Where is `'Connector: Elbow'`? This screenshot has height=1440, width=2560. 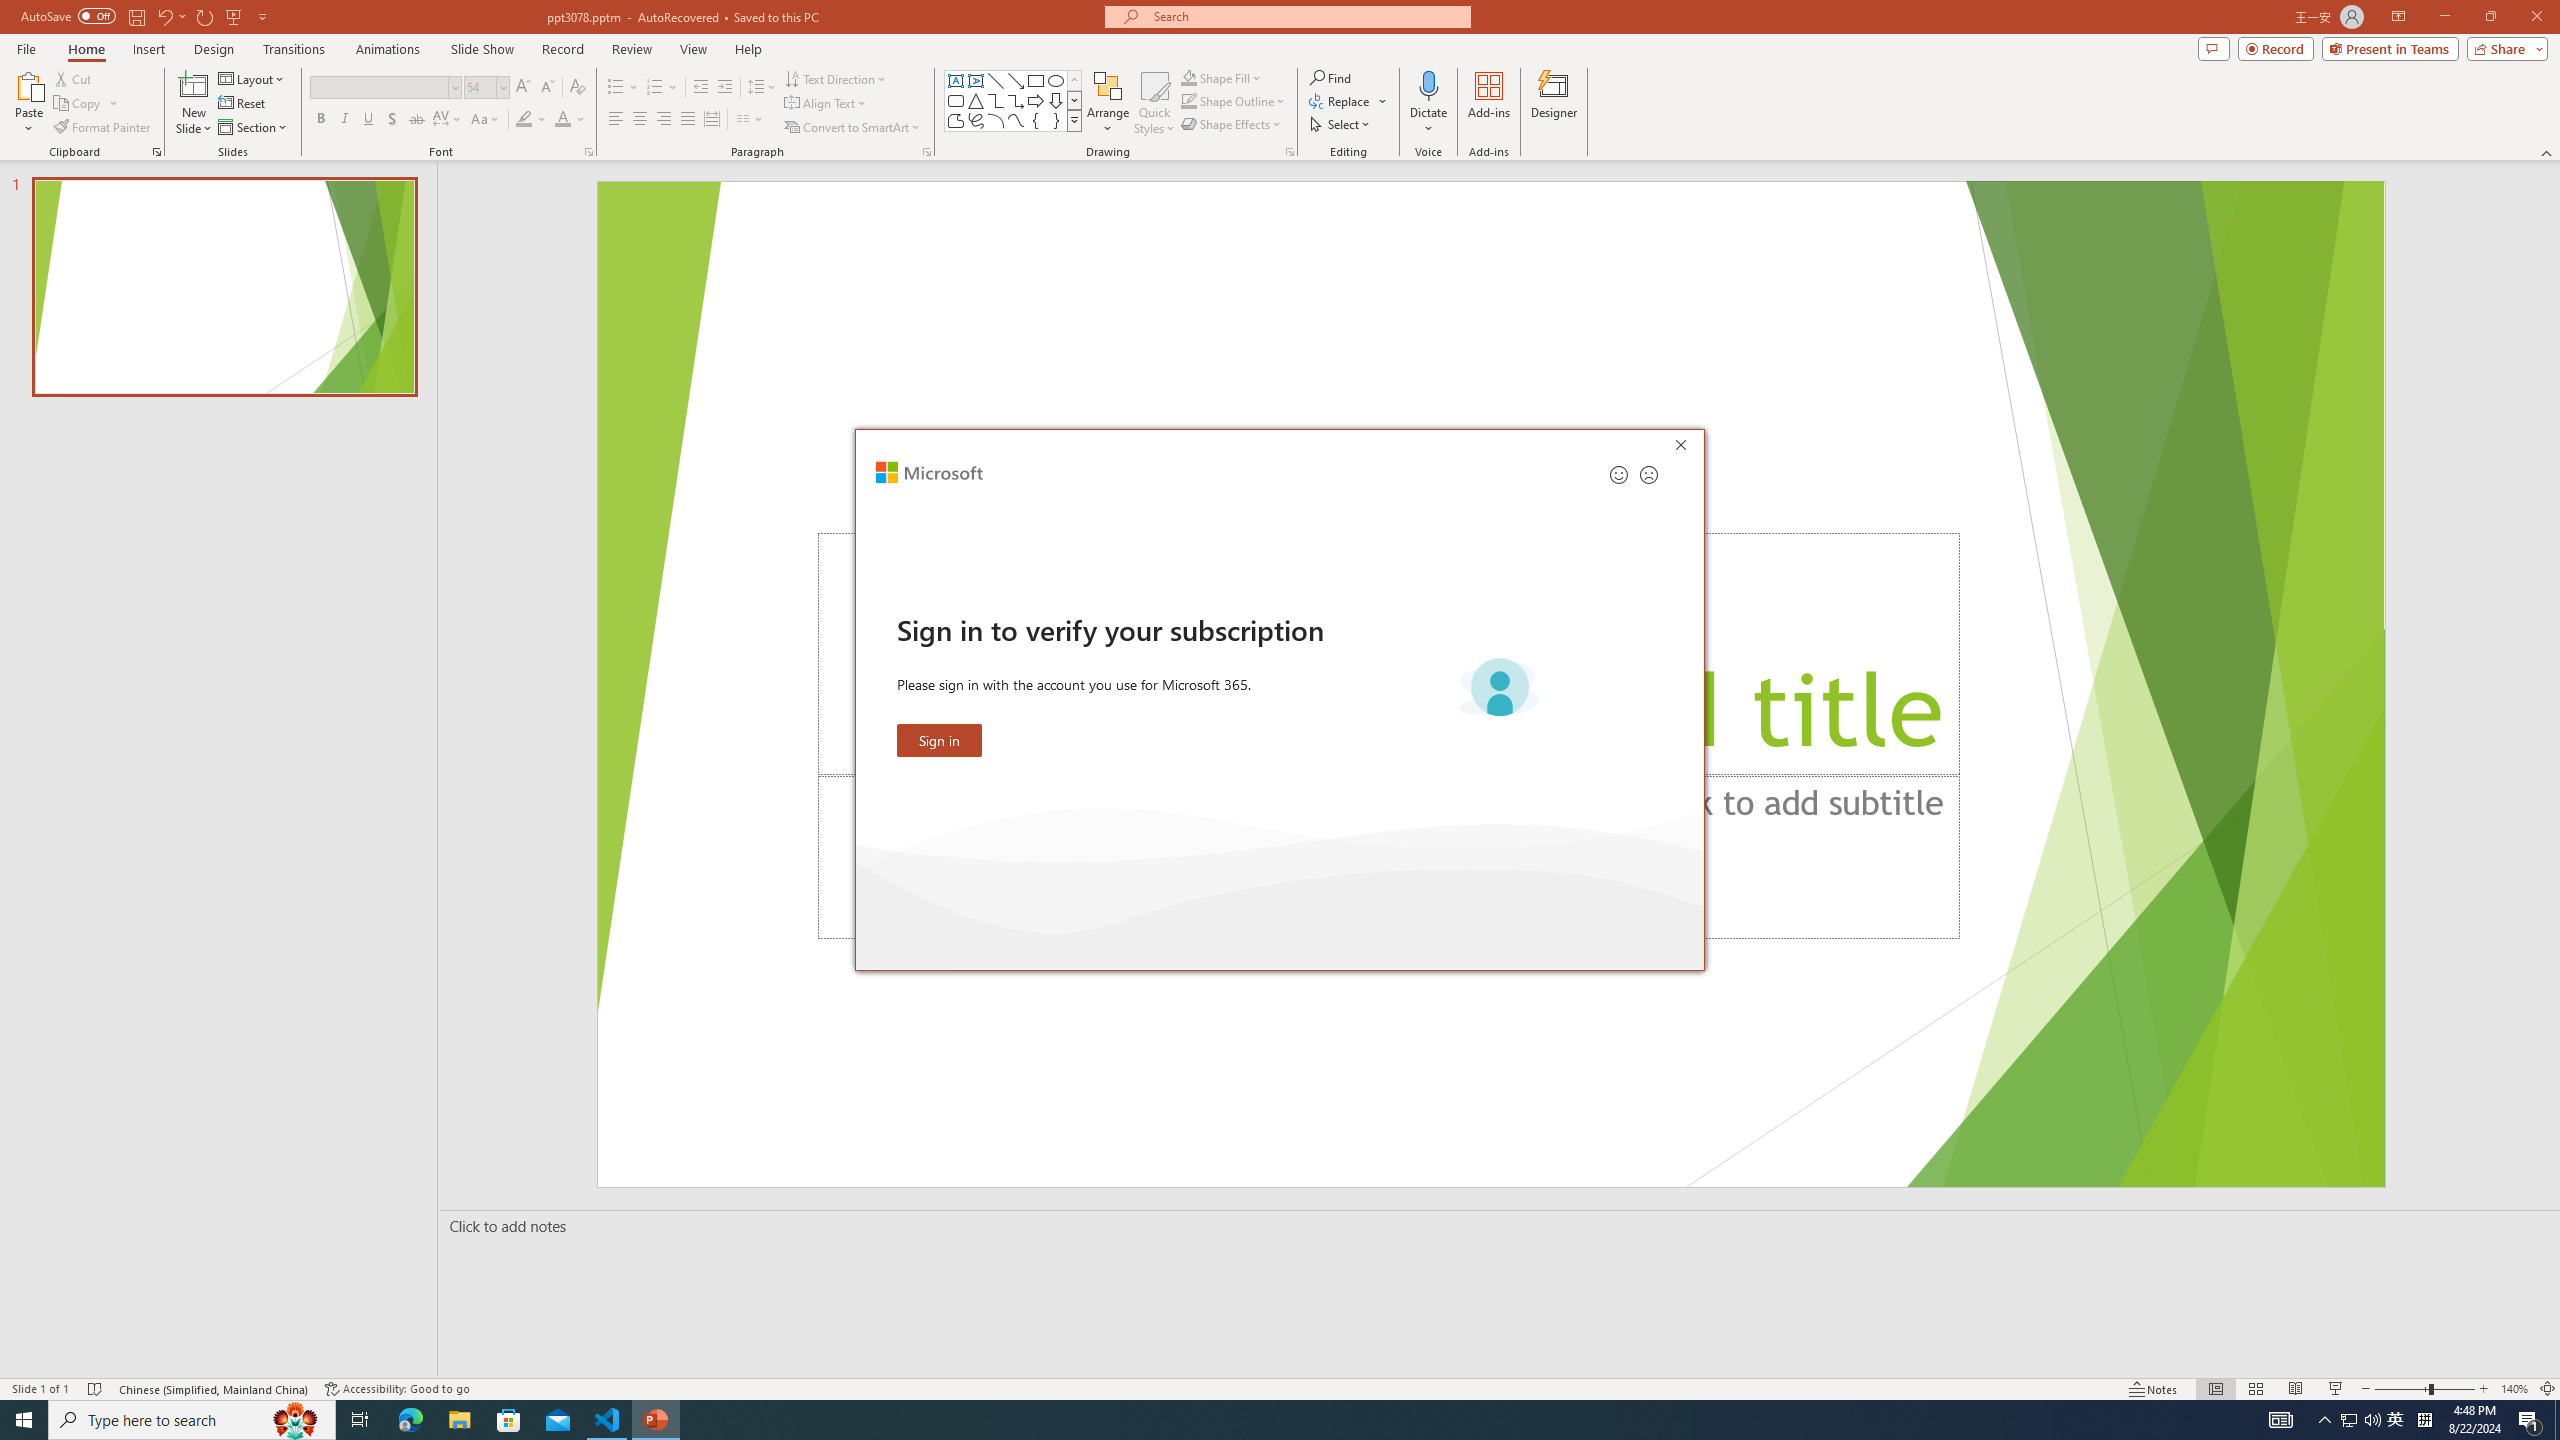 'Connector: Elbow' is located at coordinates (994, 99).